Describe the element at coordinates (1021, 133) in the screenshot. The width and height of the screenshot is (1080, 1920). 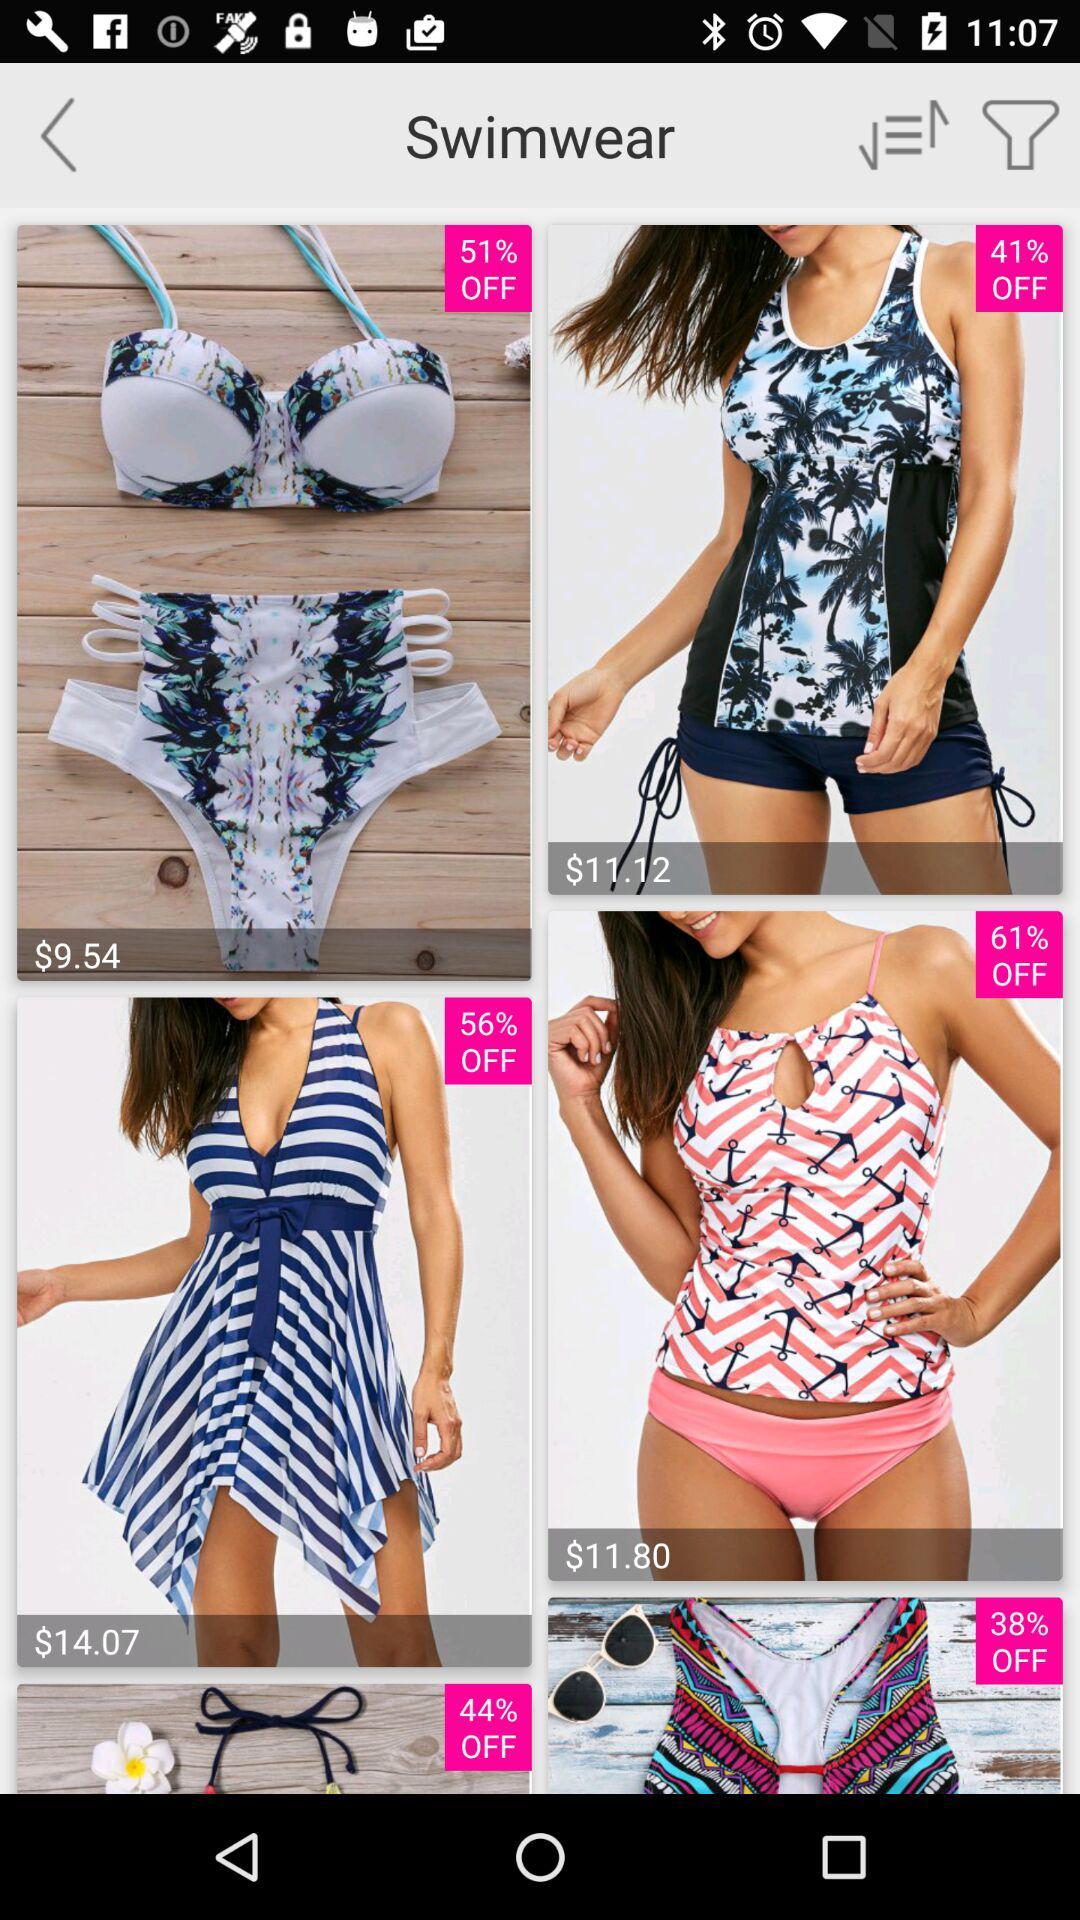
I see `the filter icon` at that location.